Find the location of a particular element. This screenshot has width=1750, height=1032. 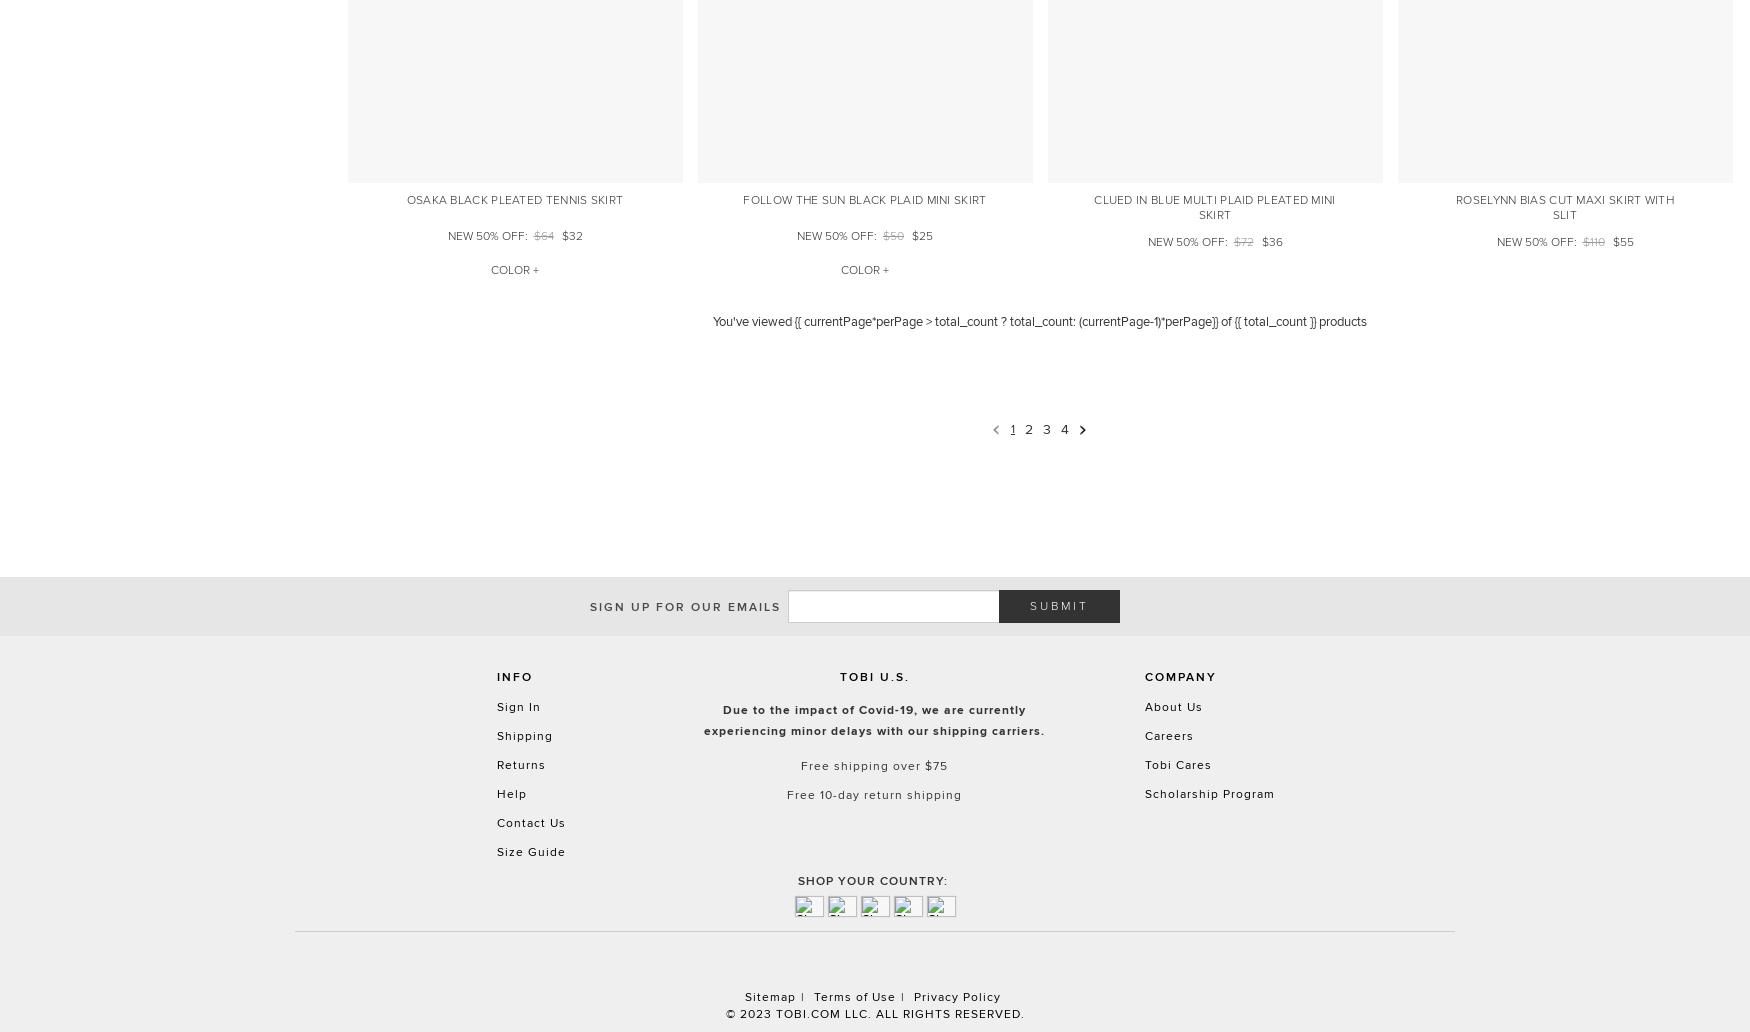

'Scholarship Program' is located at coordinates (1209, 792).